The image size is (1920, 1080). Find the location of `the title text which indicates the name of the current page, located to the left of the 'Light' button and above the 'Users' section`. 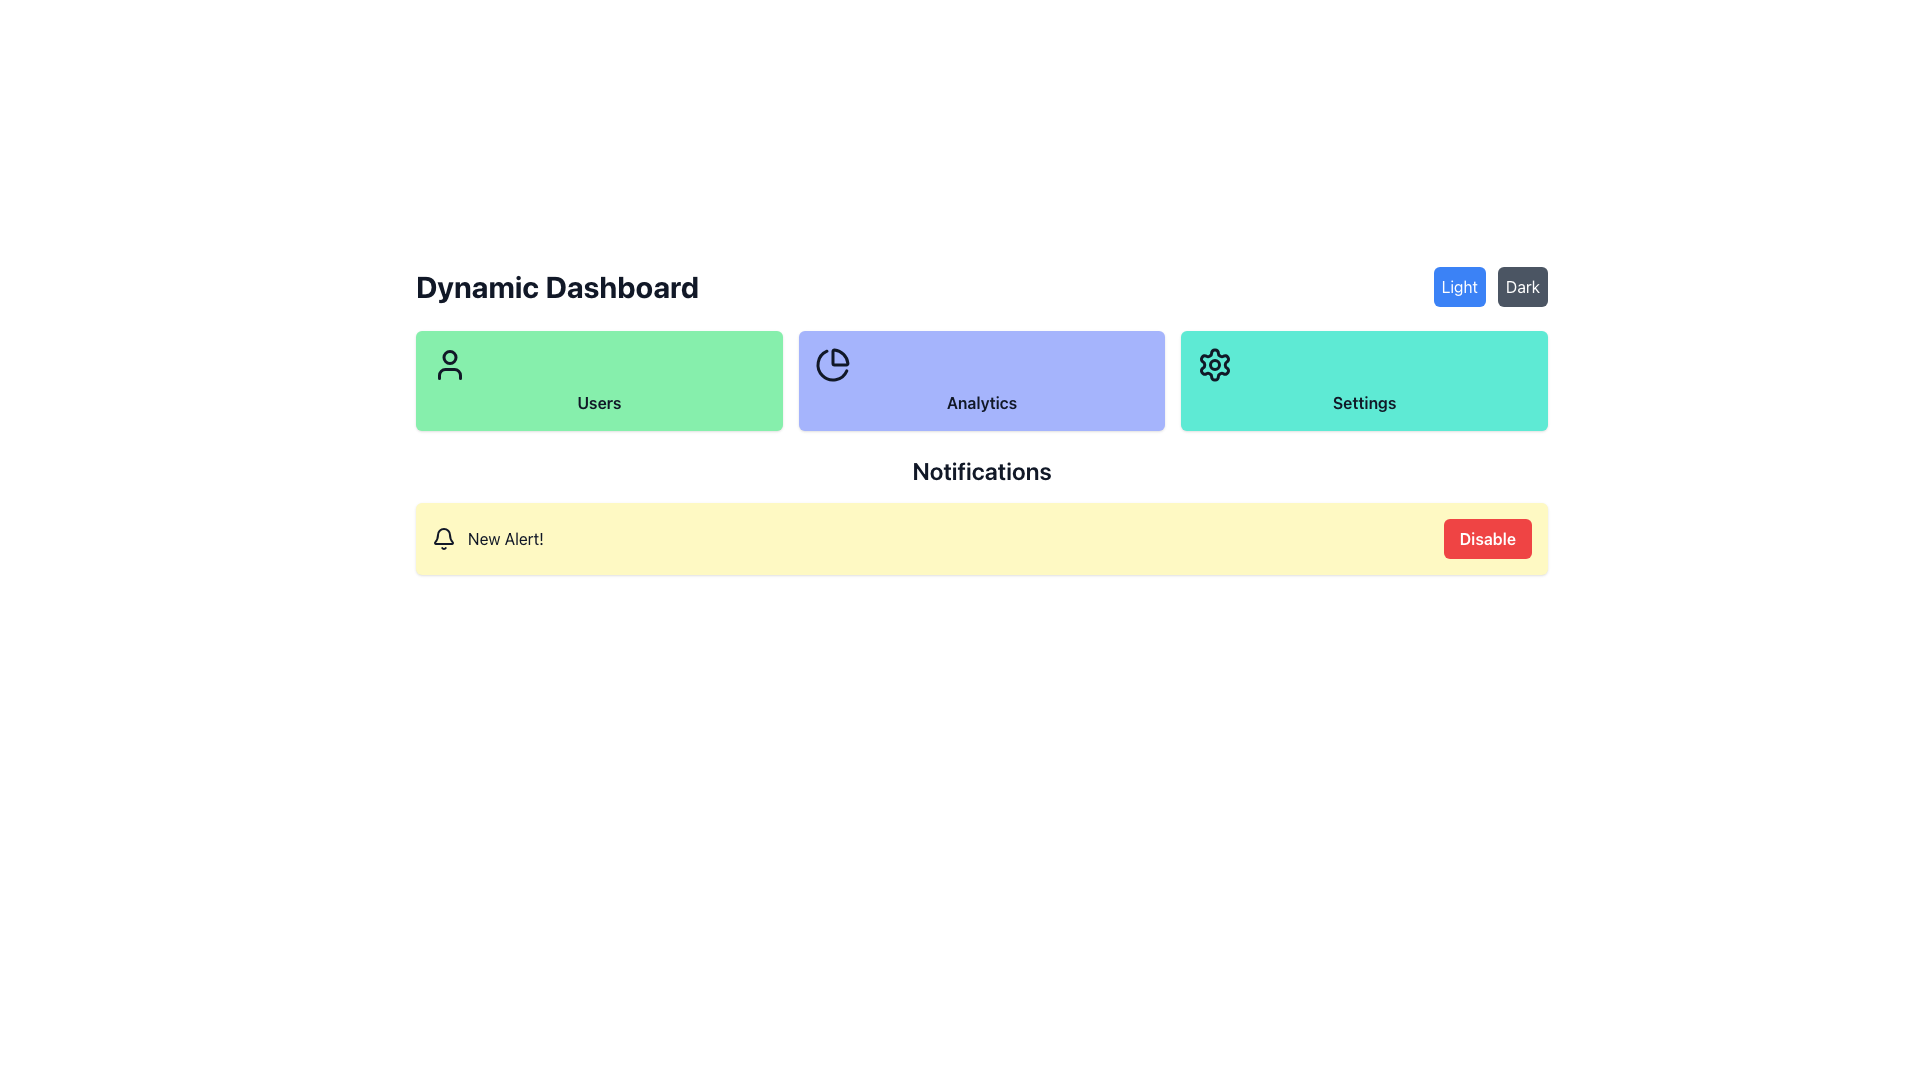

the title text which indicates the name of the current page, located to the left of the 'Light' button and above the 'Users' section is located at coordinates (557, 286).